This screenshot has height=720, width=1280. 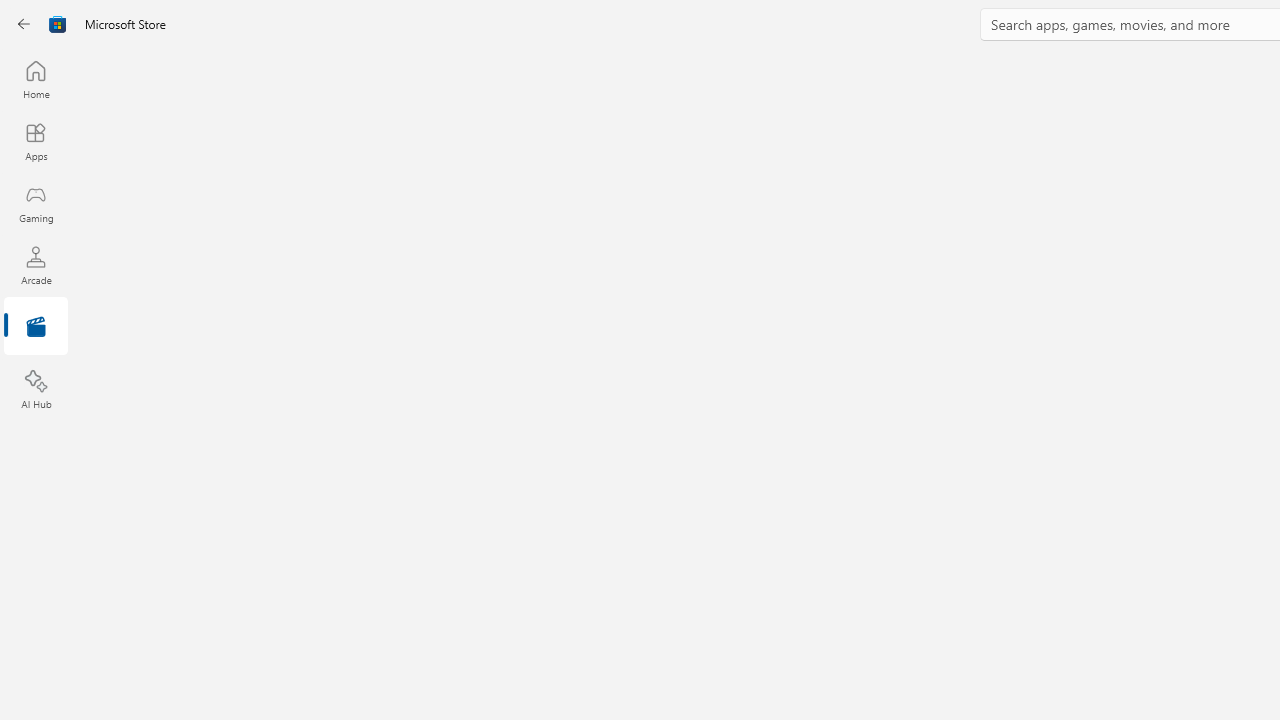 What do you see at coordinates (58, 24) in the screenshot?
I see `'Class: Image'` at bounding box center [58, 24].